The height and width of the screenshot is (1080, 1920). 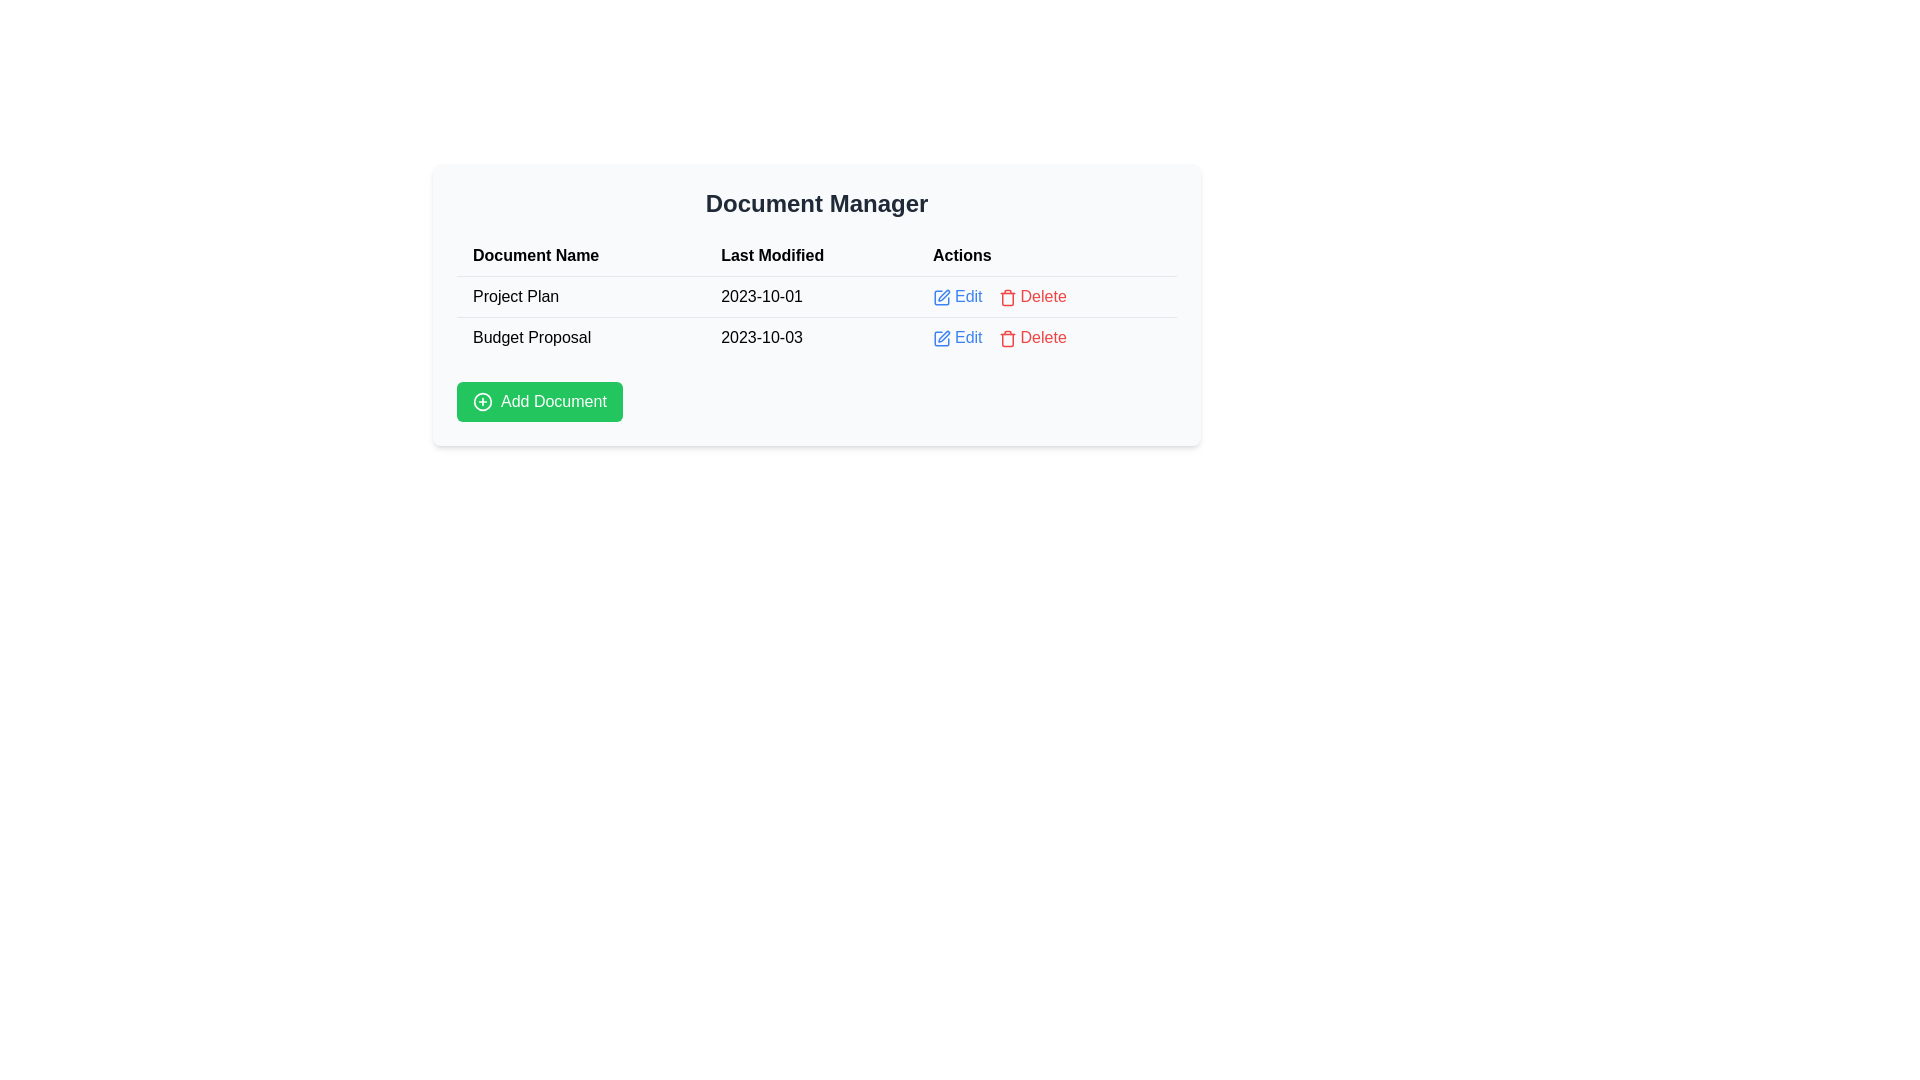 I want to click on the circular outline element that indicates an addition operation, which is part of the 'Add Document' button, so click(x=483, y=401).